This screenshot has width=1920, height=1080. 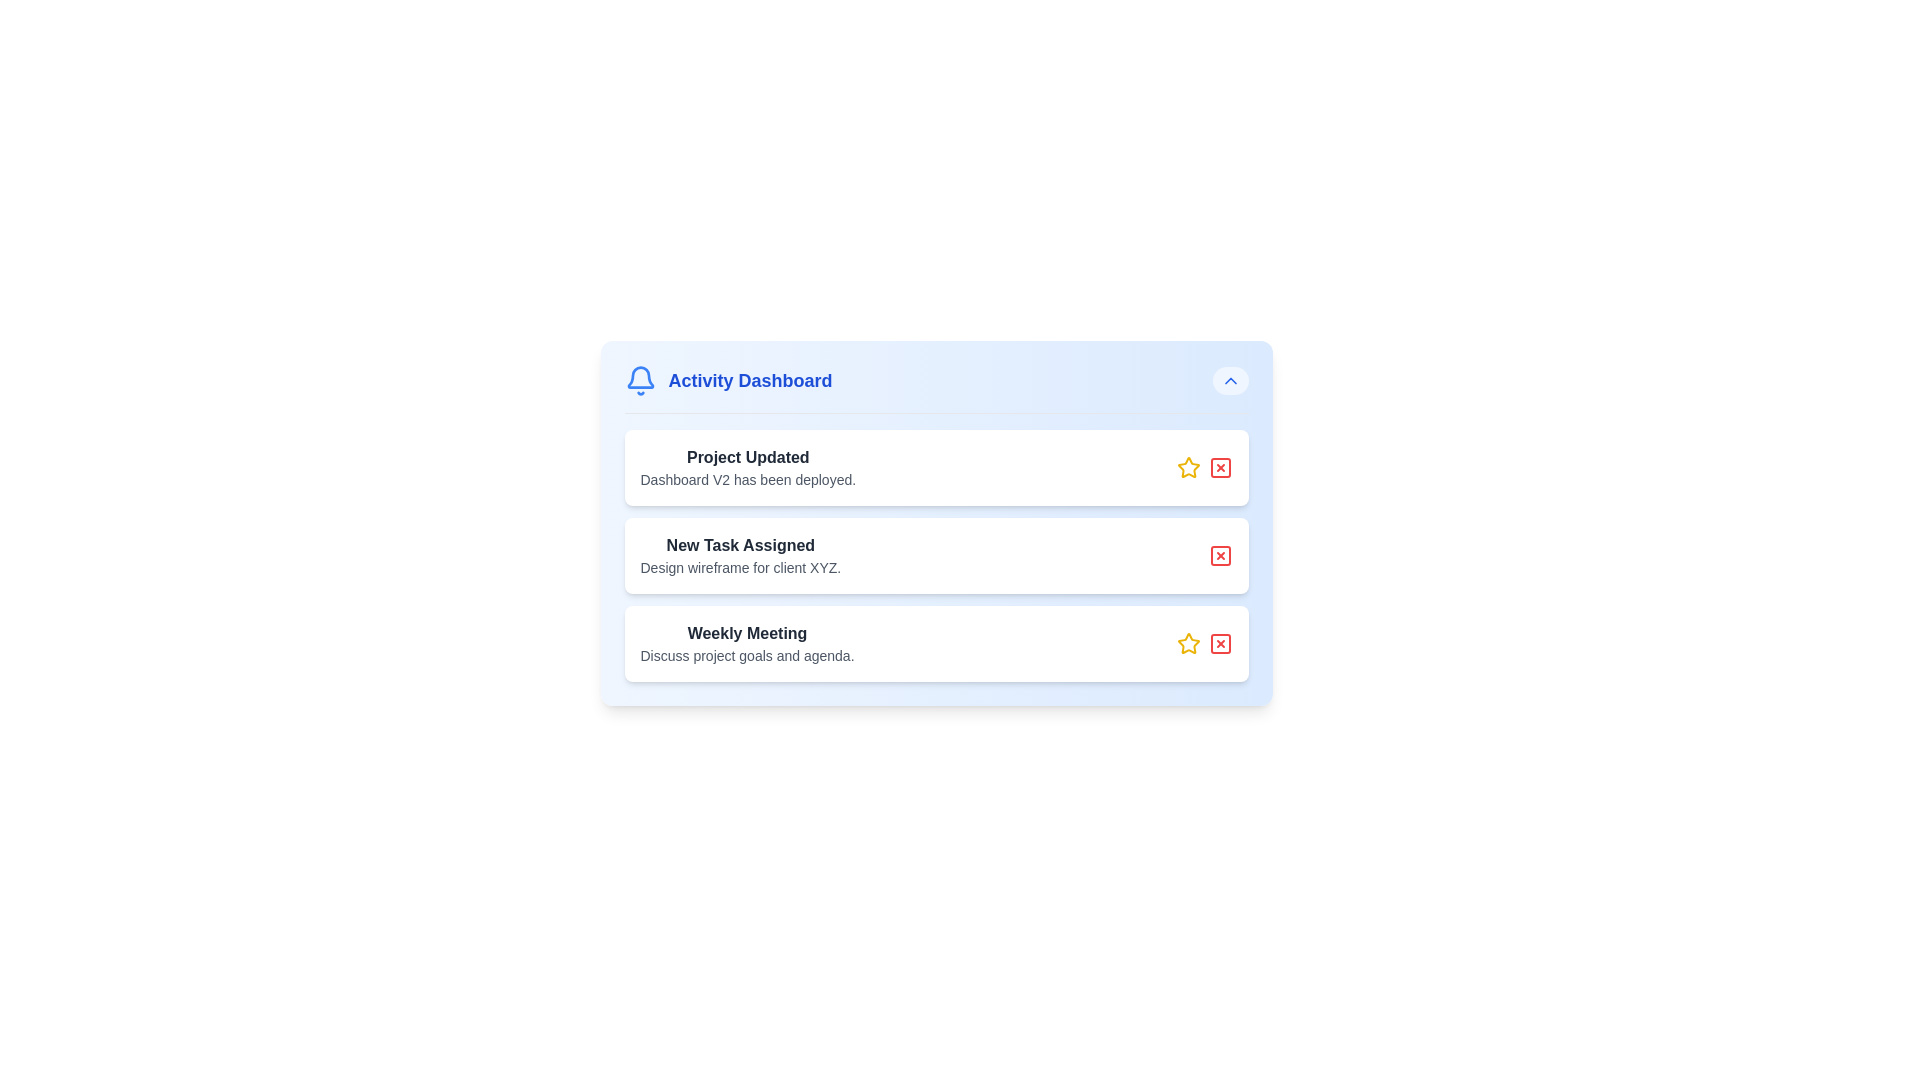 I want to click on the 'New Task Assigned' text label, so click(x=739, y=546).